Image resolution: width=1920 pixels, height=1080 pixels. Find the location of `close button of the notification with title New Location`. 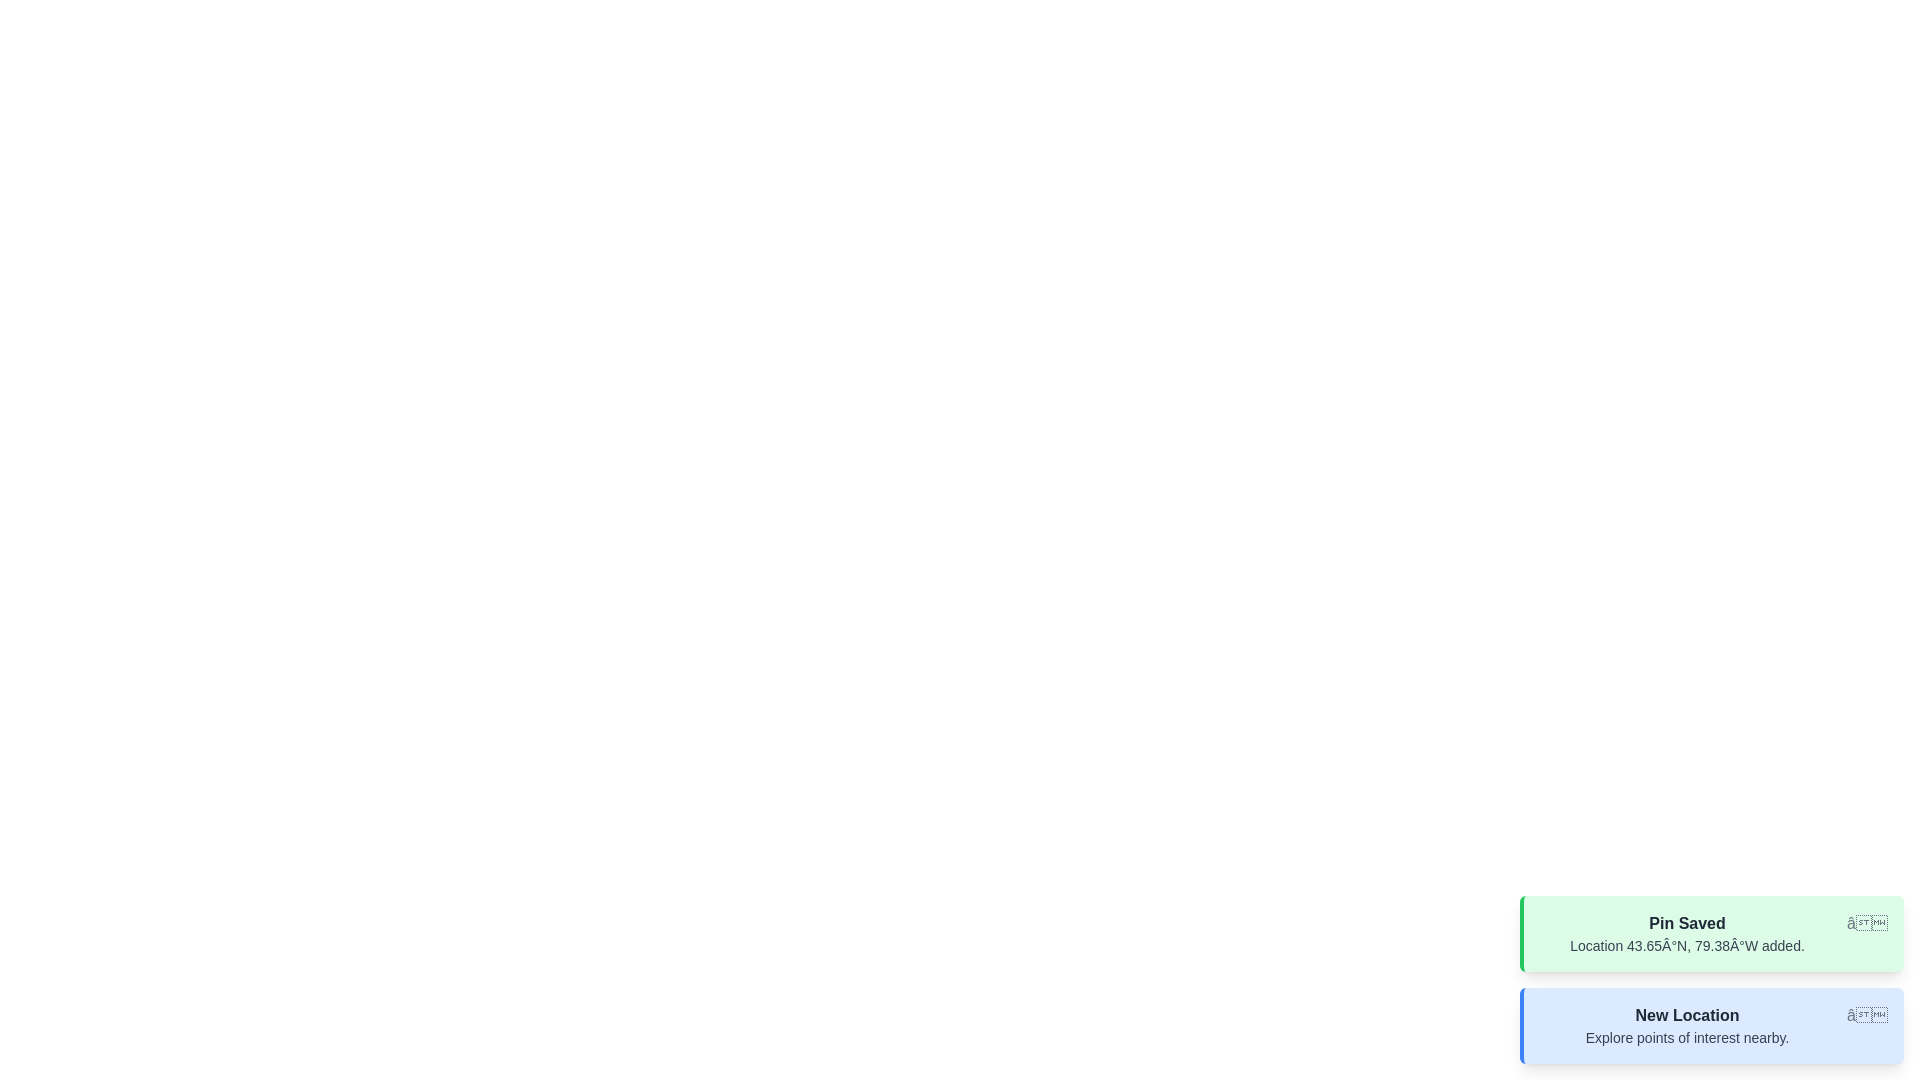

close button of the notification with title New Location is located at coordinates (1866, 1015).